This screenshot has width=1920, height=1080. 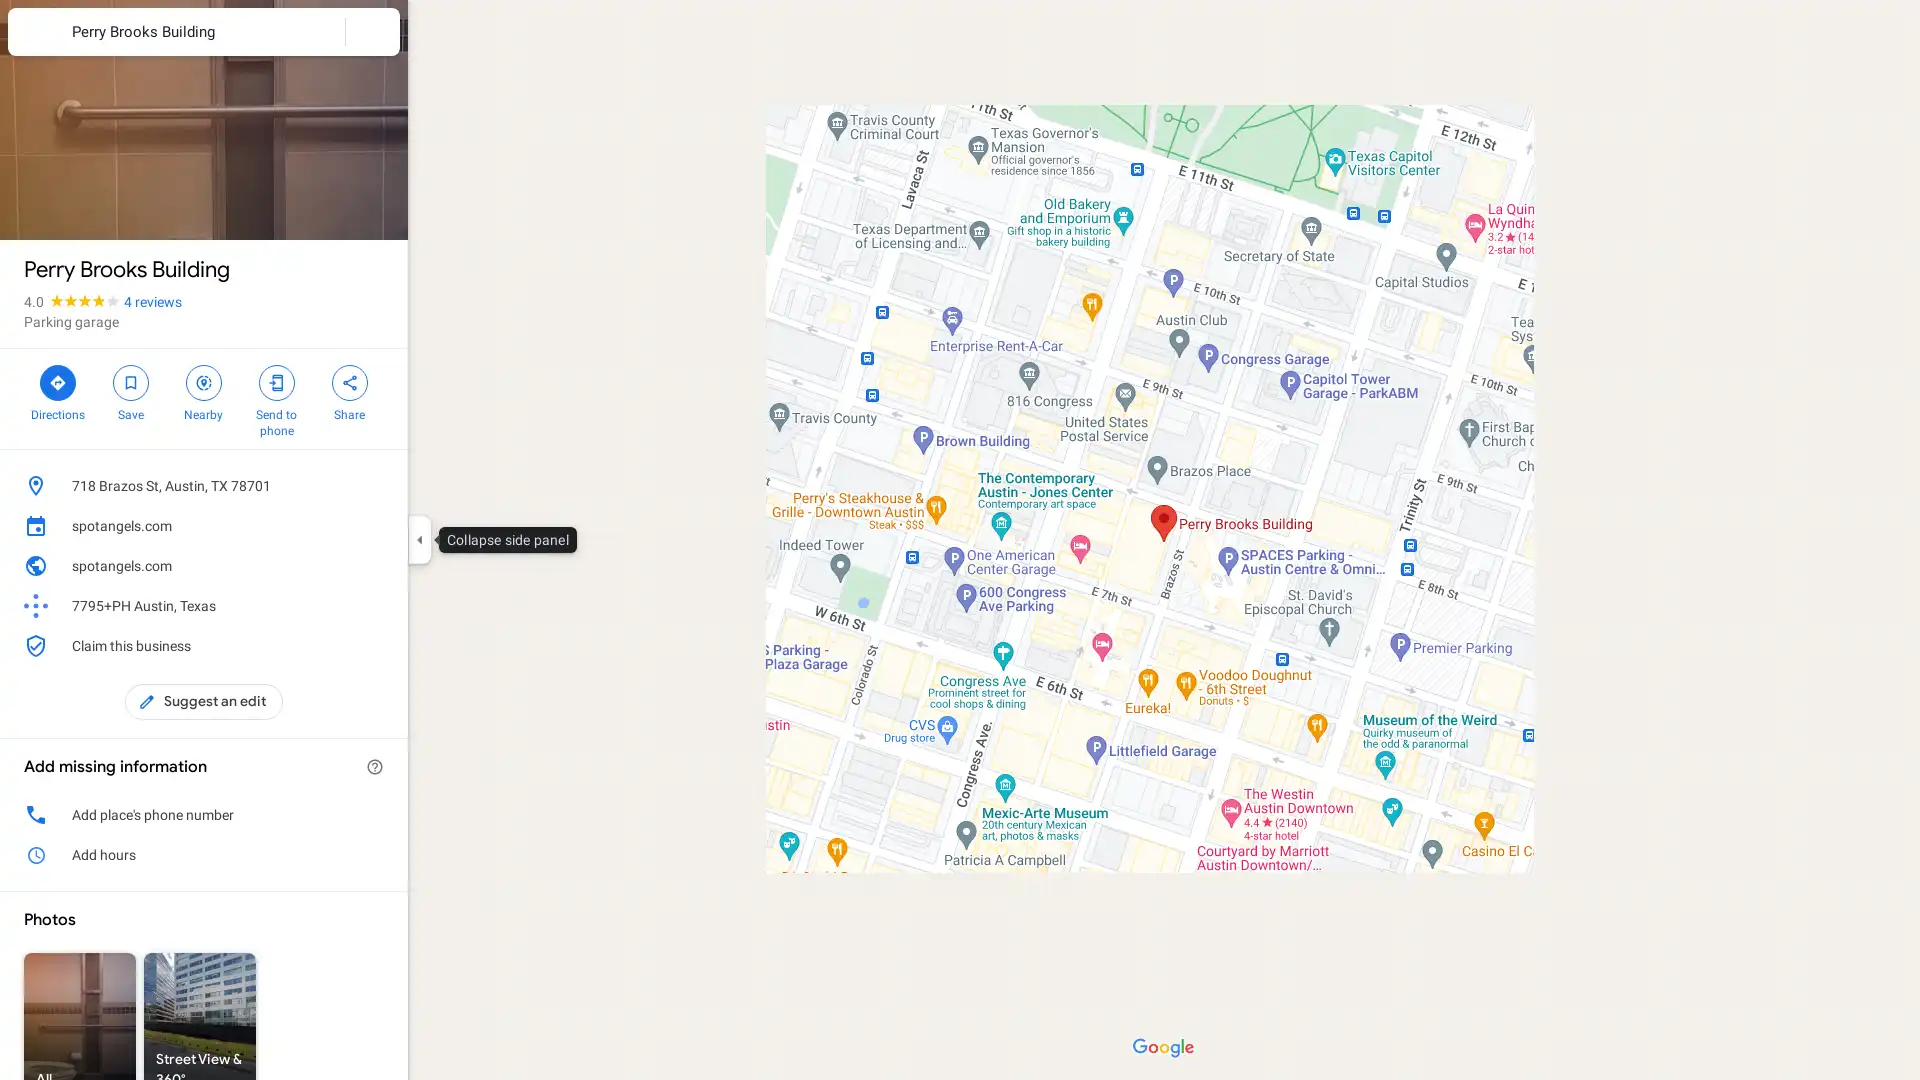 What do you see at coordinates (67, 207) in the screenshot?
I see `3 photos` at bounding box center [67, 207].